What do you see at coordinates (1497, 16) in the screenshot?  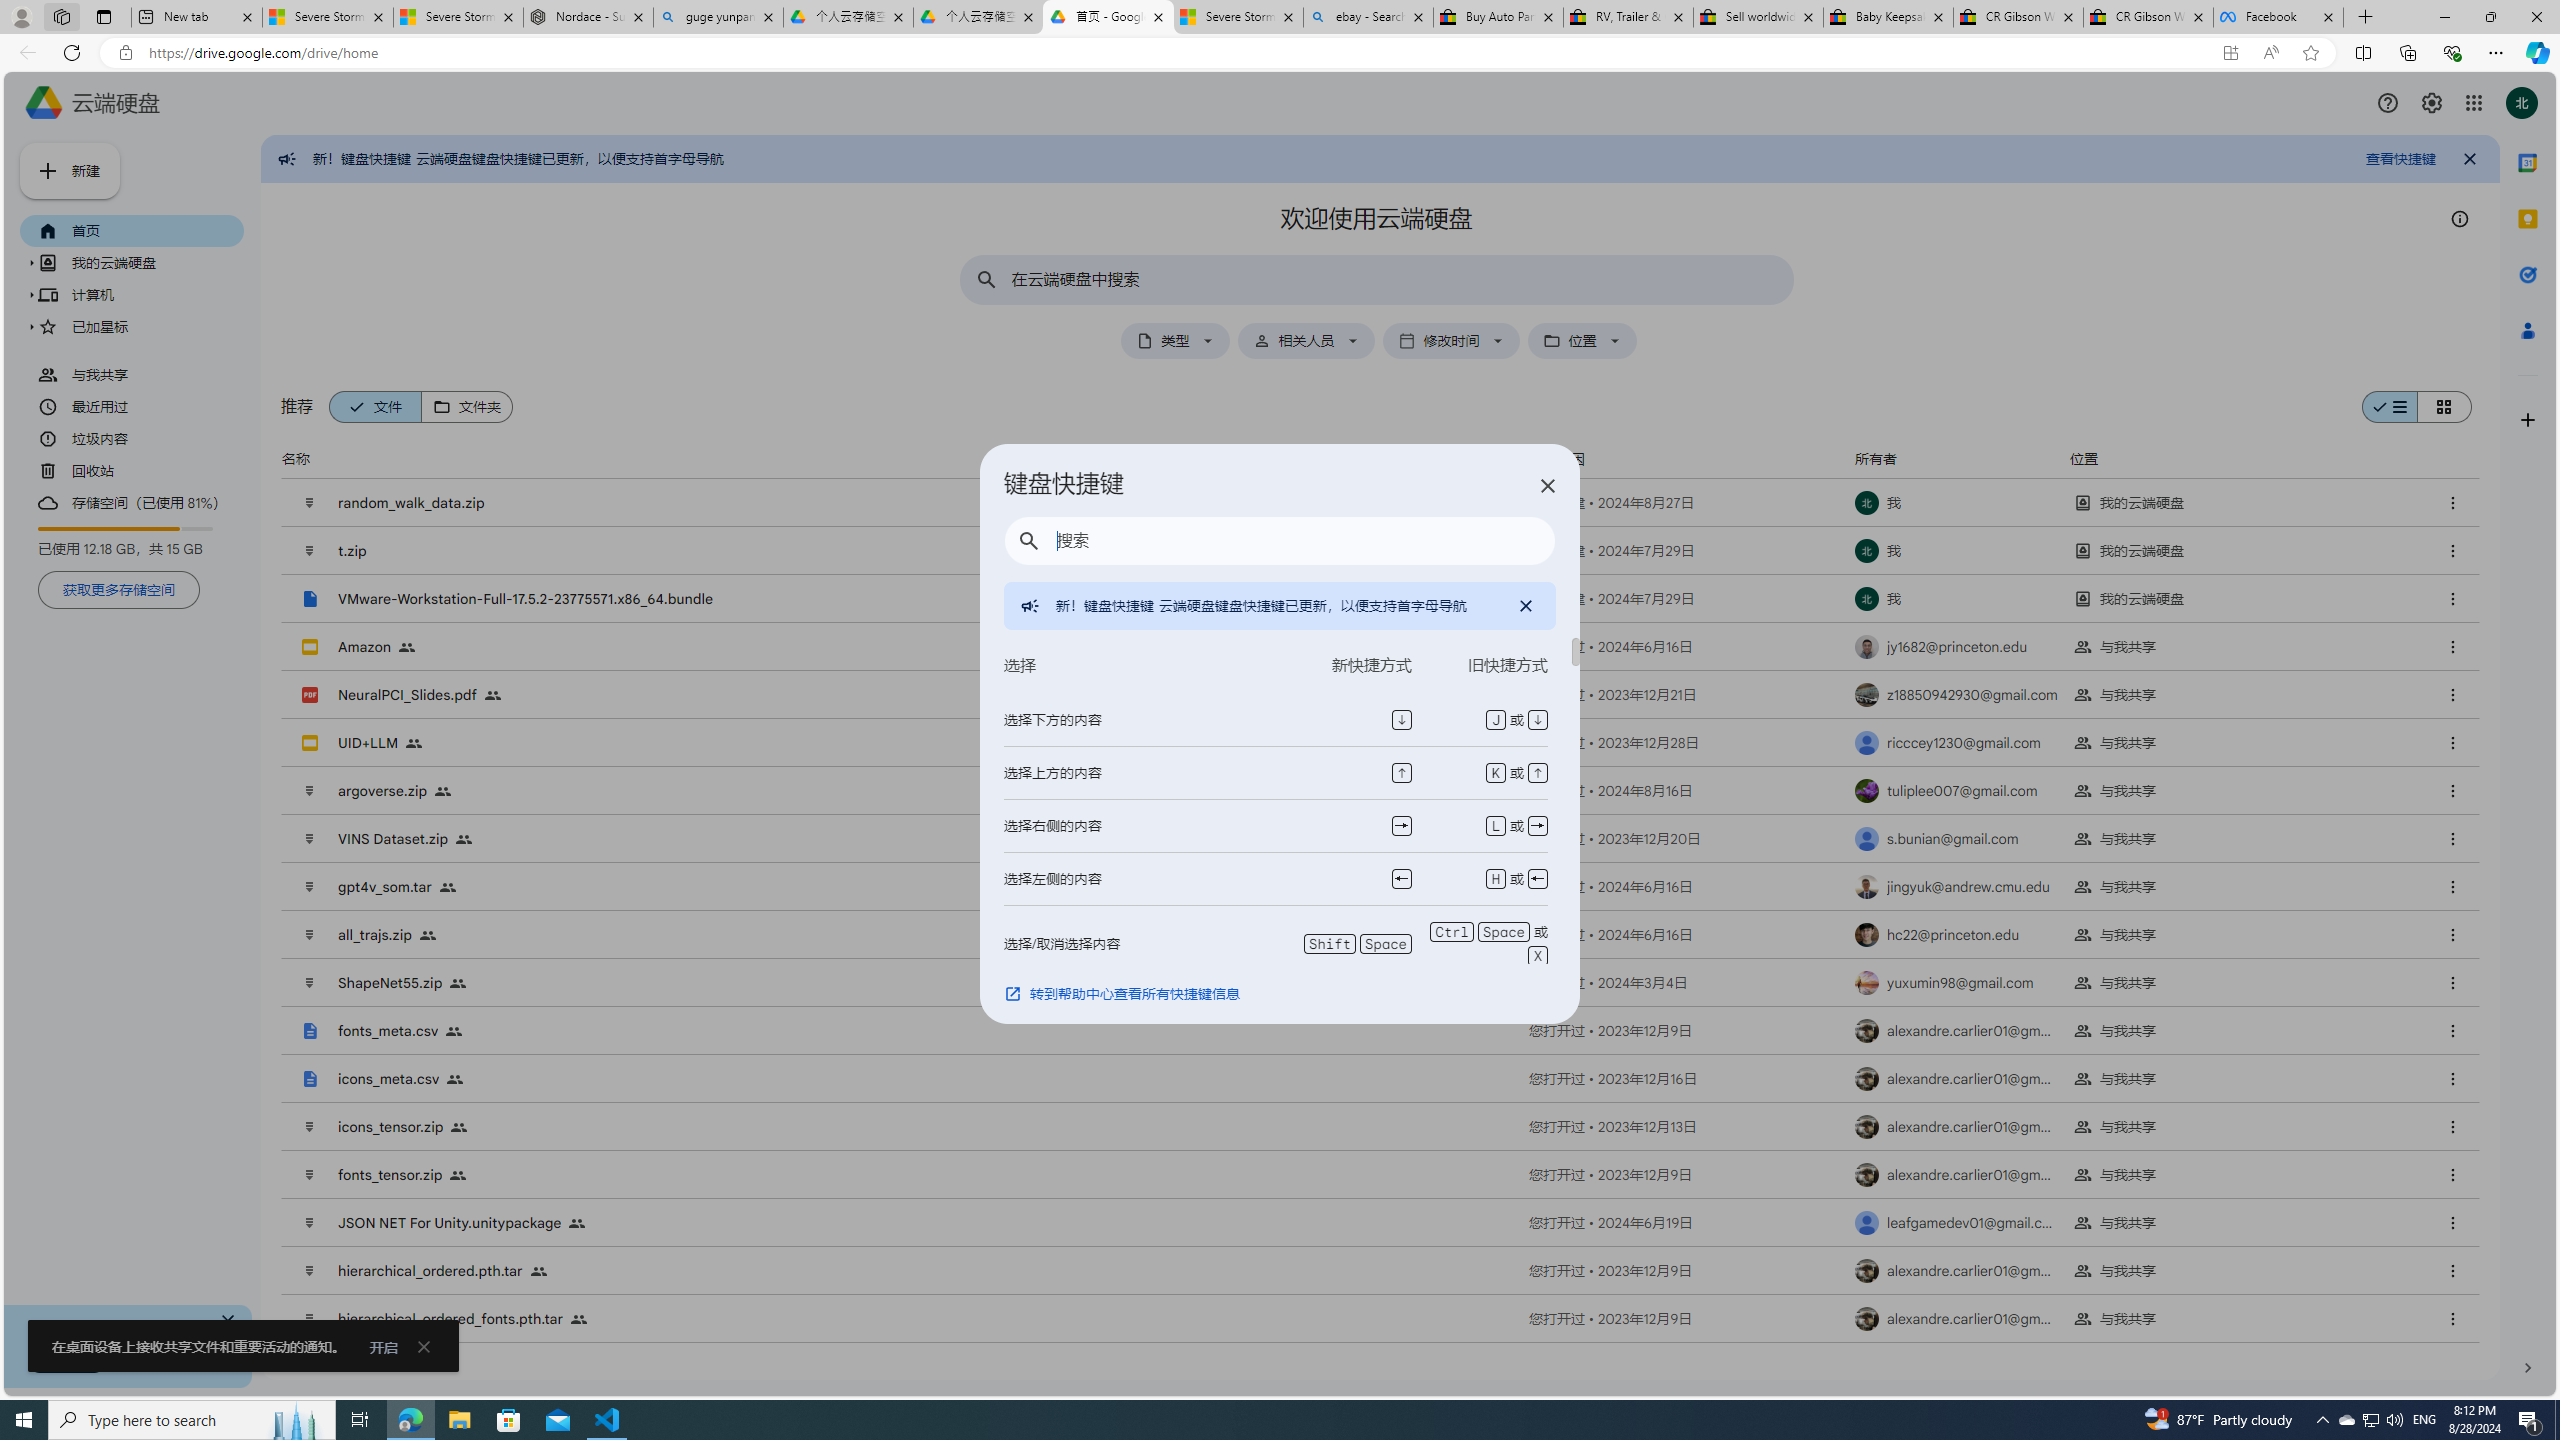 I see `'Buy Auto Parts & Accessories | eBay'` at bounding box center [1497, 16].